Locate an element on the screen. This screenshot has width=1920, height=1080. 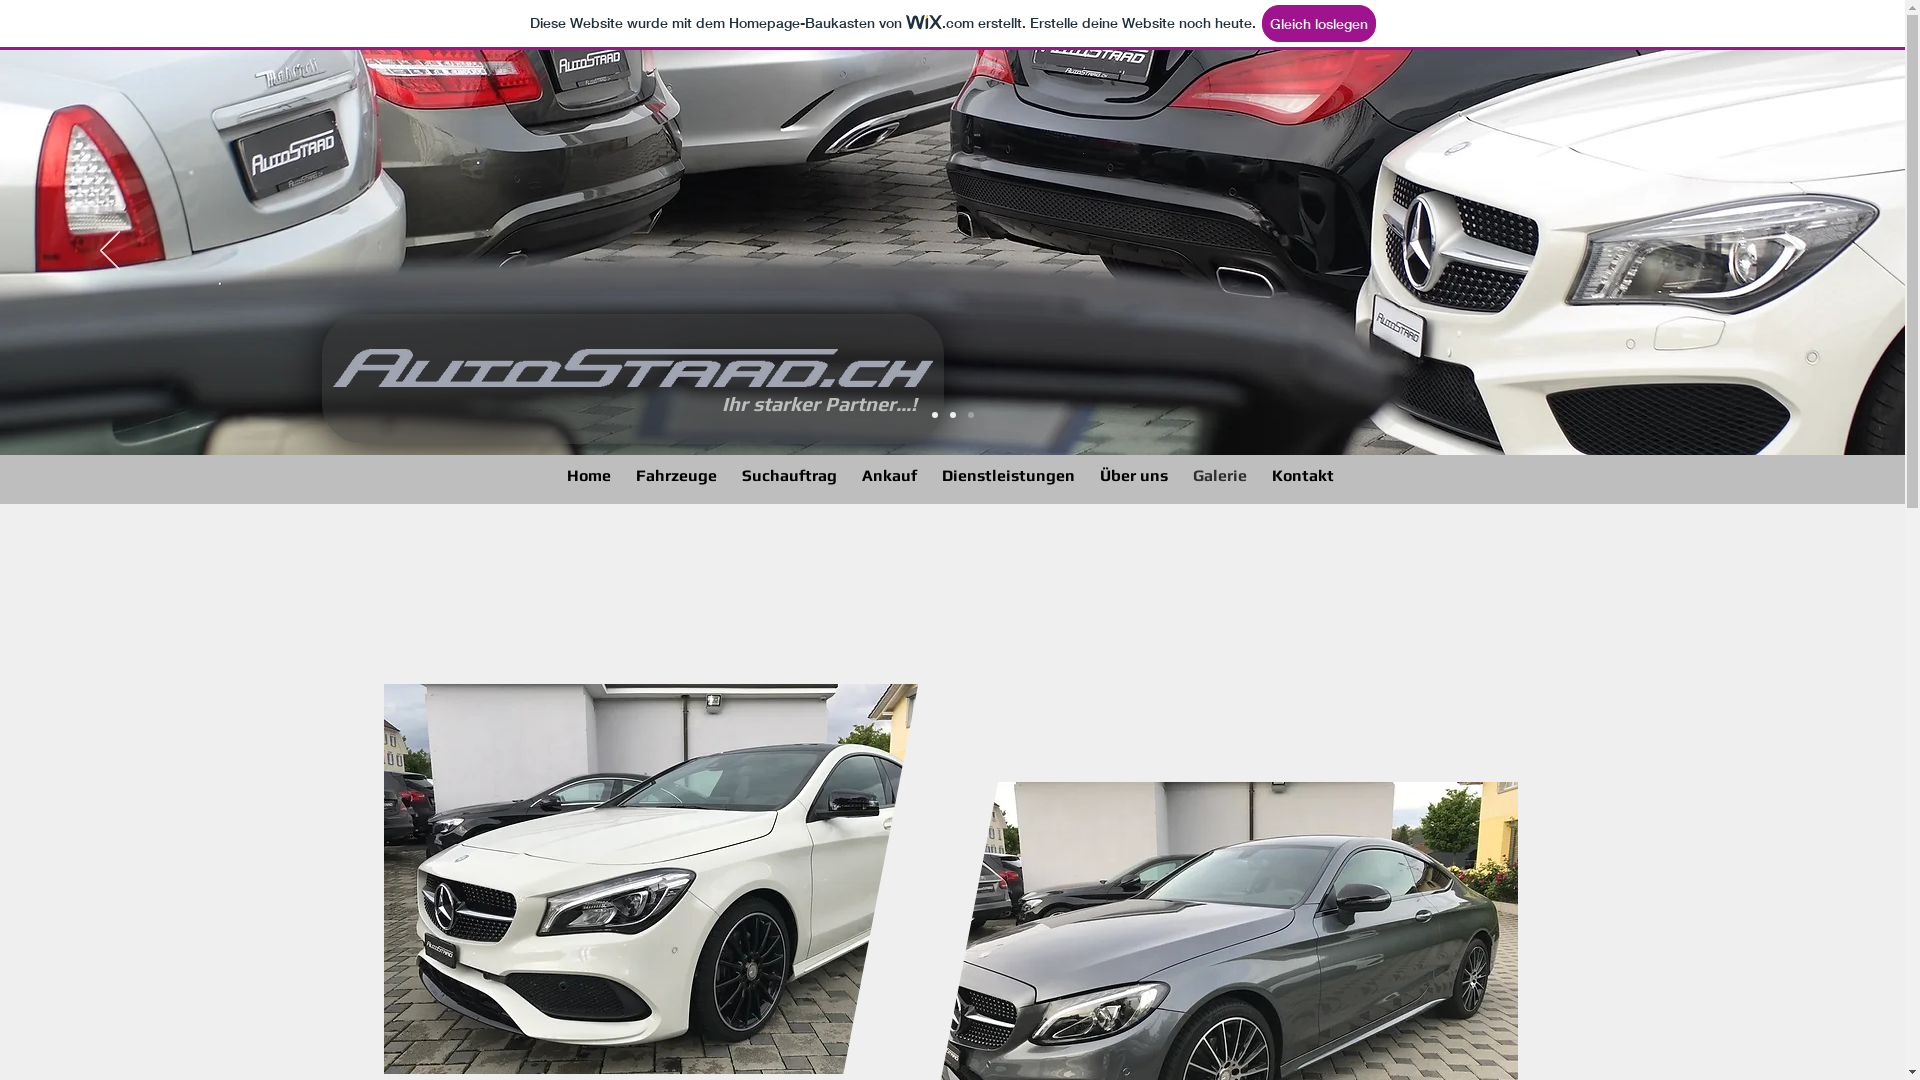
'Dienstleistungen' is located at coordinates (1008, 475).